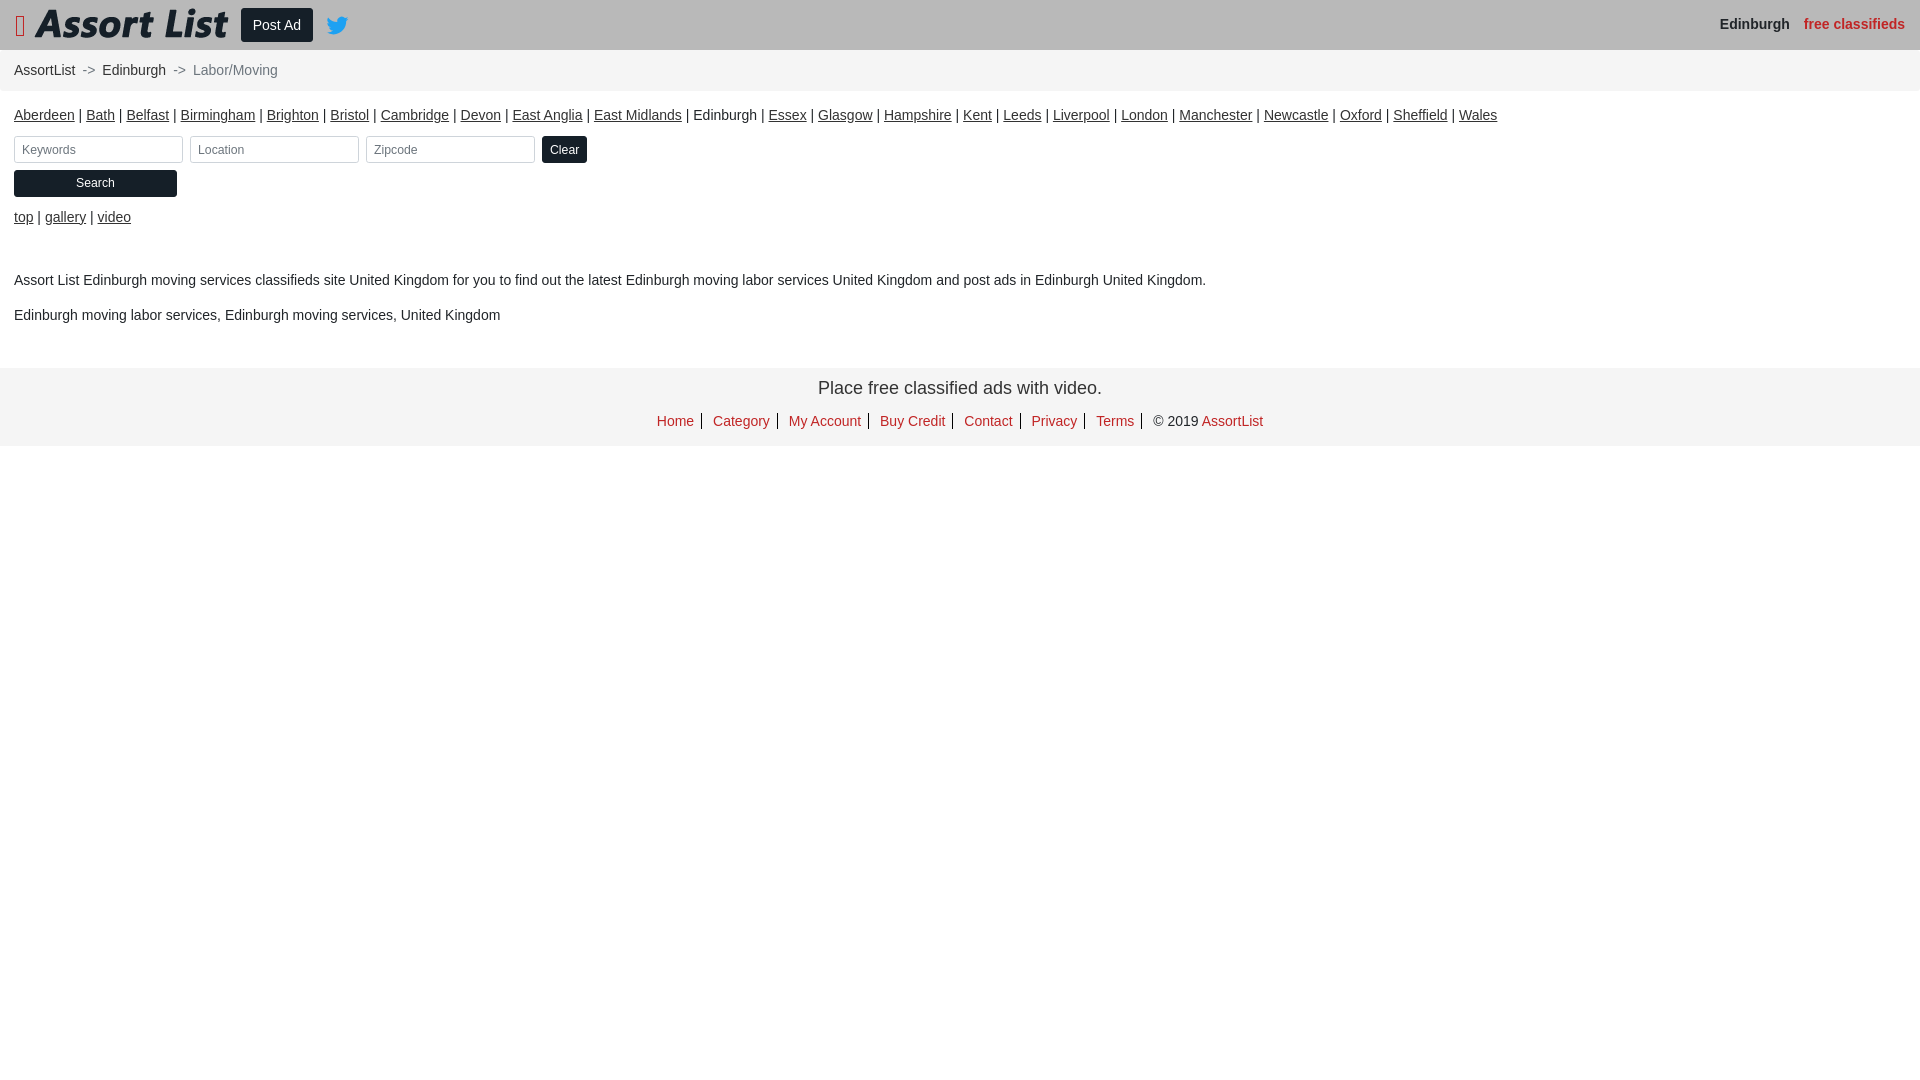 The width and height of the screenshot is (1920, 1080). What do you see at coordinates (817, 388) in the screenshot?
I see `'Place free classified ads with video.'` at bounding box center [817, 388].